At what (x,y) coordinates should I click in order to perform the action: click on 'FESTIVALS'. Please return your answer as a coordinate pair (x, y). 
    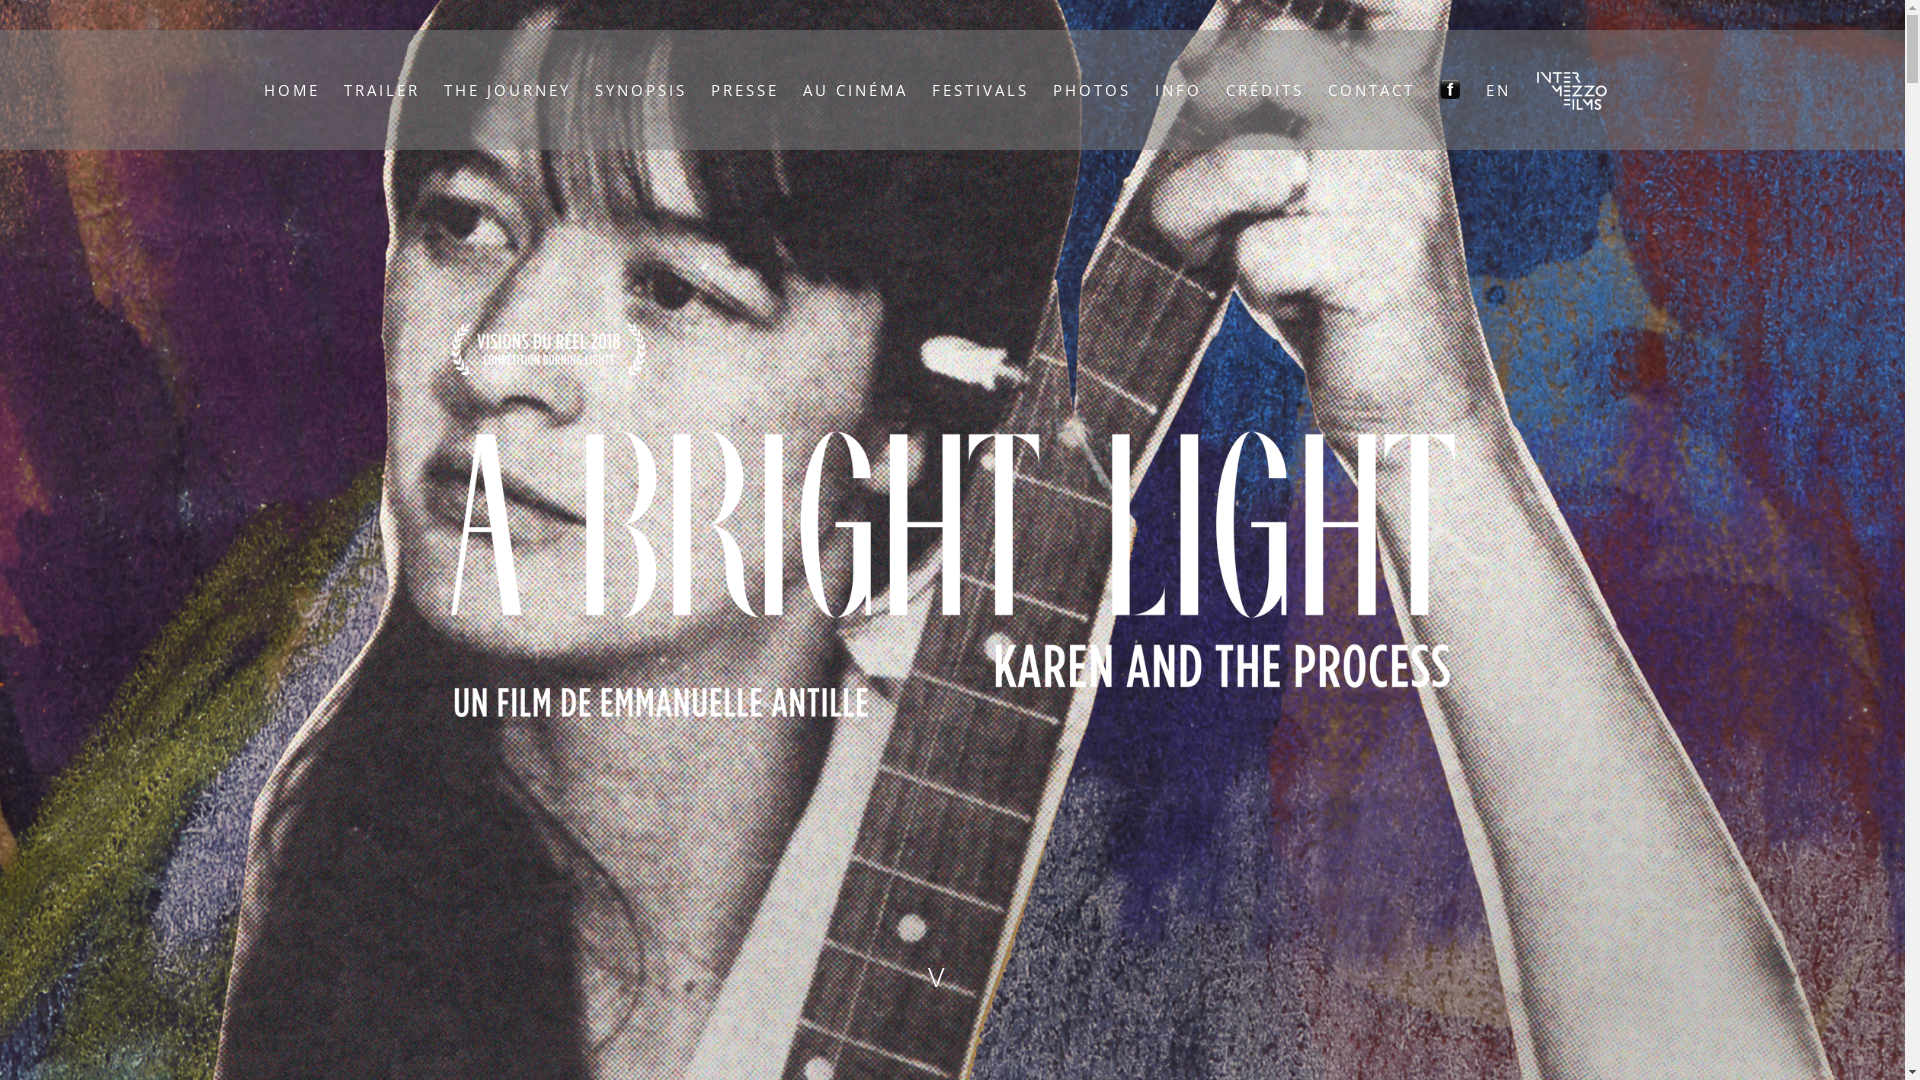
    Looking at the image, I should click on (980, 88).